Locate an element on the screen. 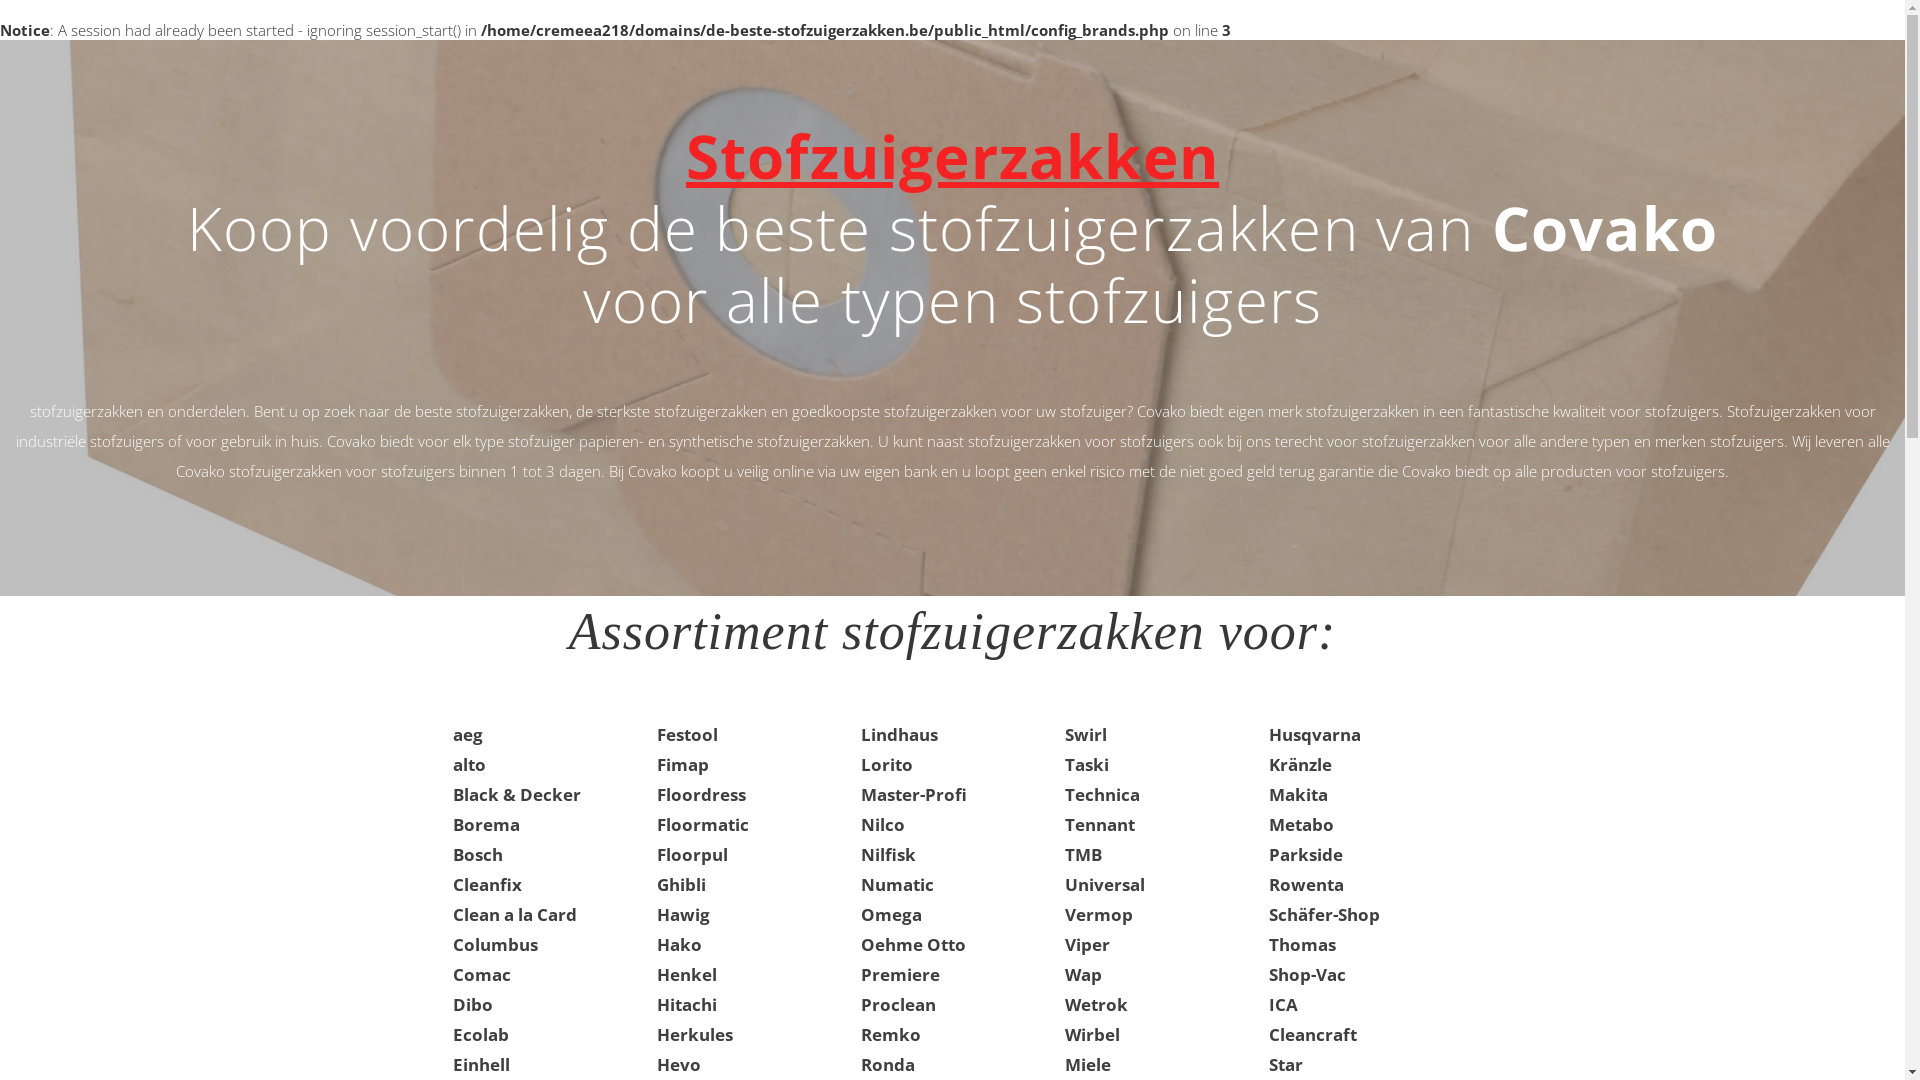 This screenshot has height=1080, width=1920. 'Columbus' is located at coordinates (494, 944).